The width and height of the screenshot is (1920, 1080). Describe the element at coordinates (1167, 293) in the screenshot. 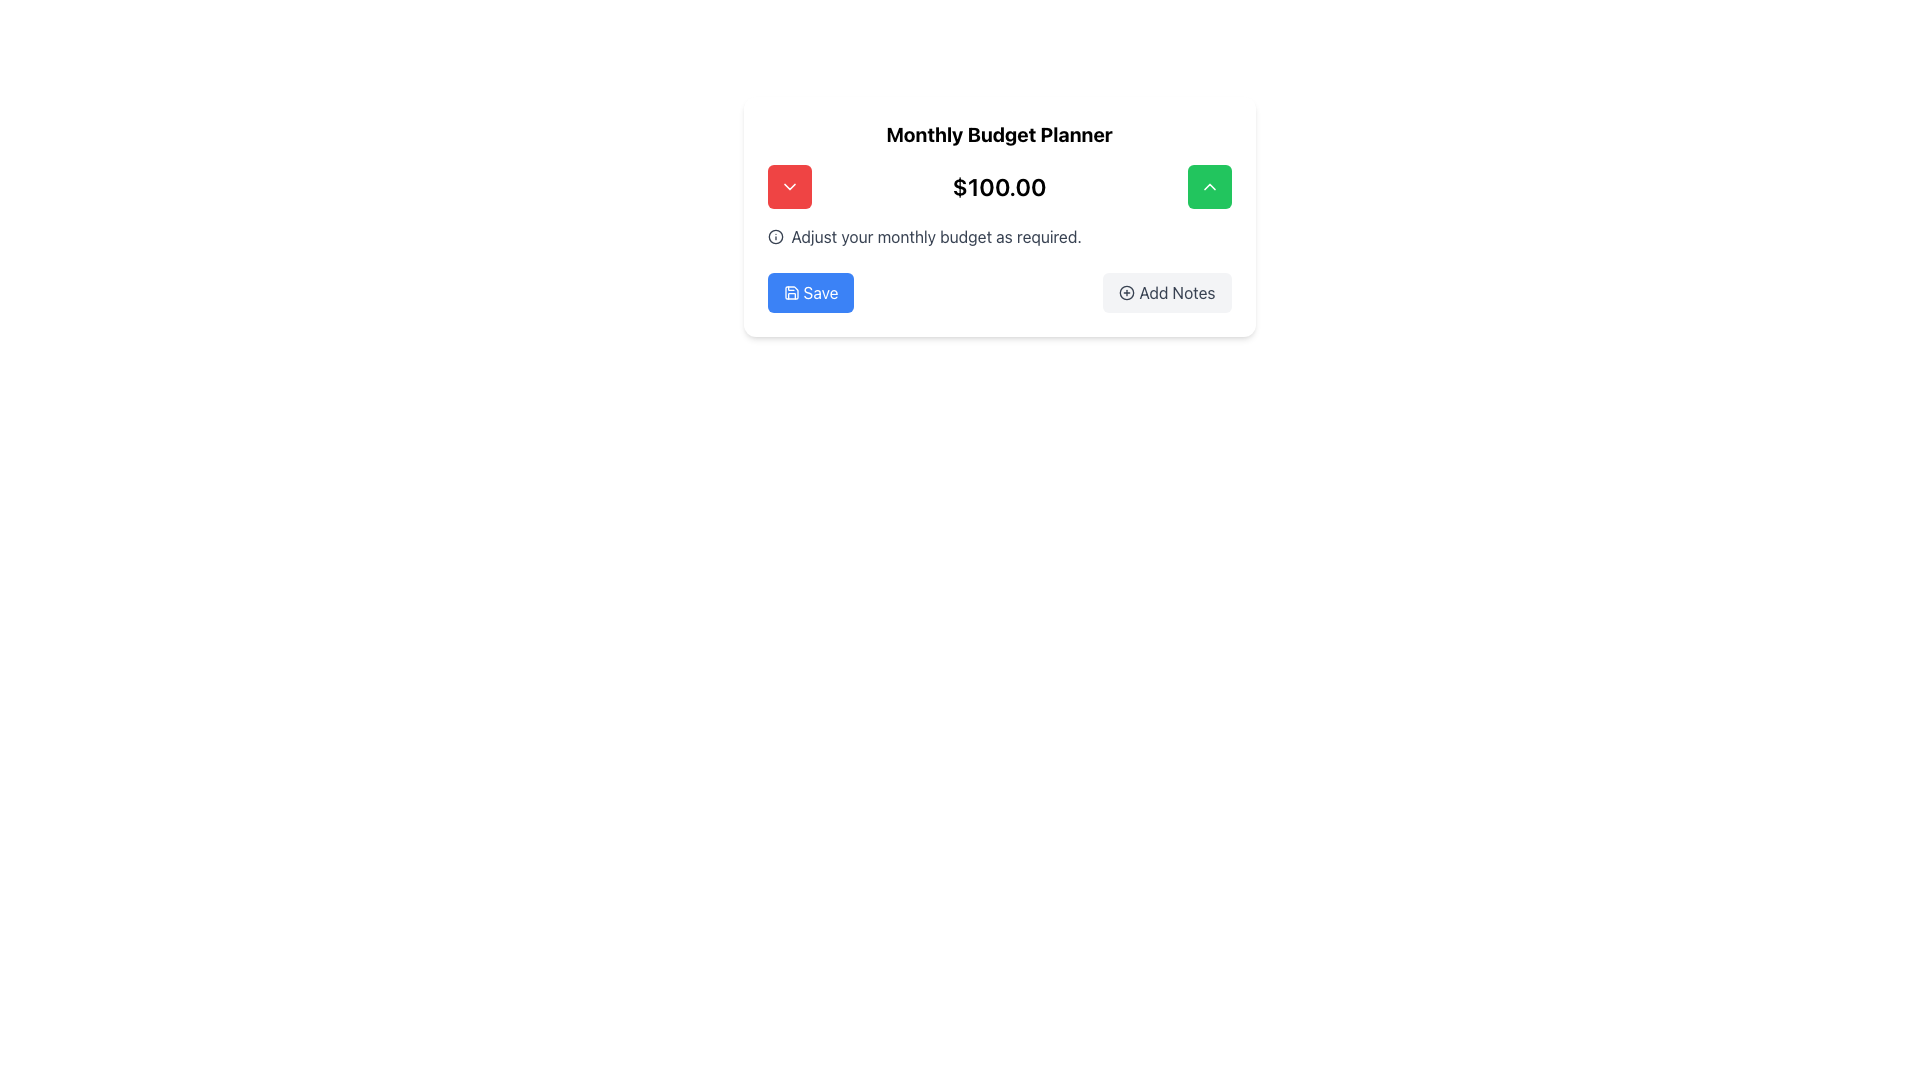

I see `the 'Add Notes' button, which is located to the right of the 'Save' button and features a '+' icon to signify its functionality` at that location.